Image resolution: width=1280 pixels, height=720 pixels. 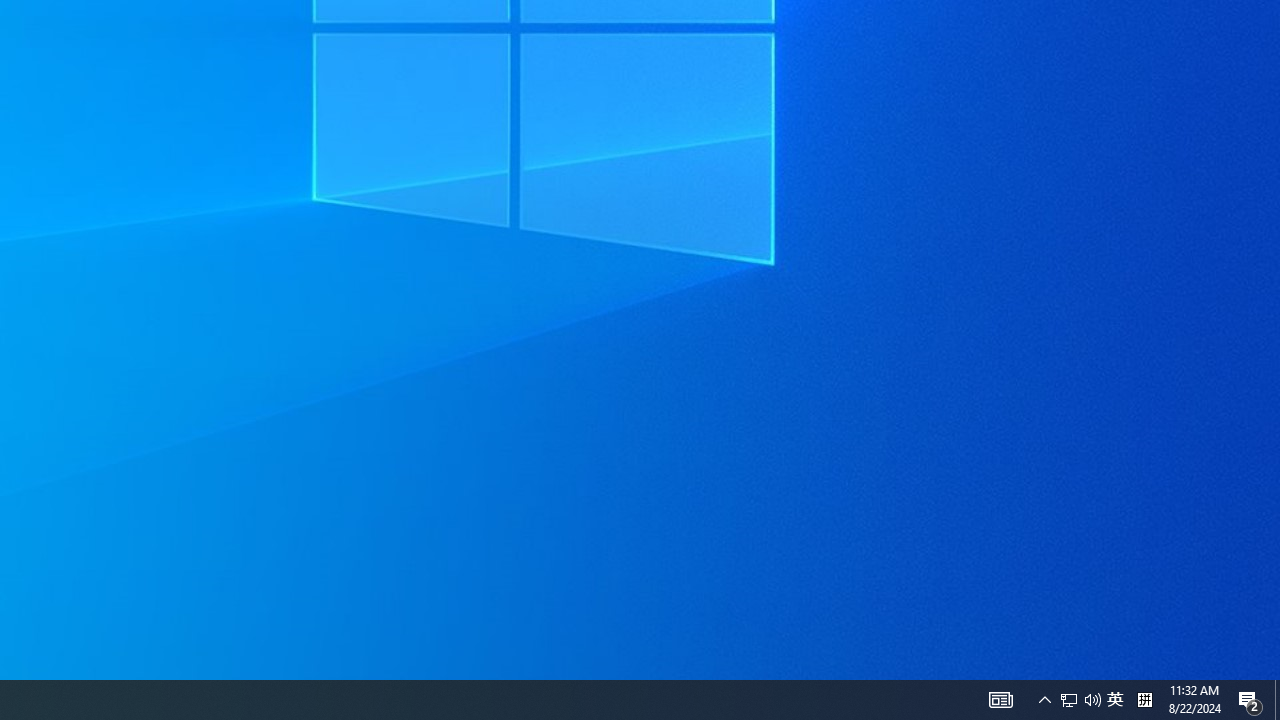 I want to click on 'Q2790: 100%', so click(x=1144, y=698).